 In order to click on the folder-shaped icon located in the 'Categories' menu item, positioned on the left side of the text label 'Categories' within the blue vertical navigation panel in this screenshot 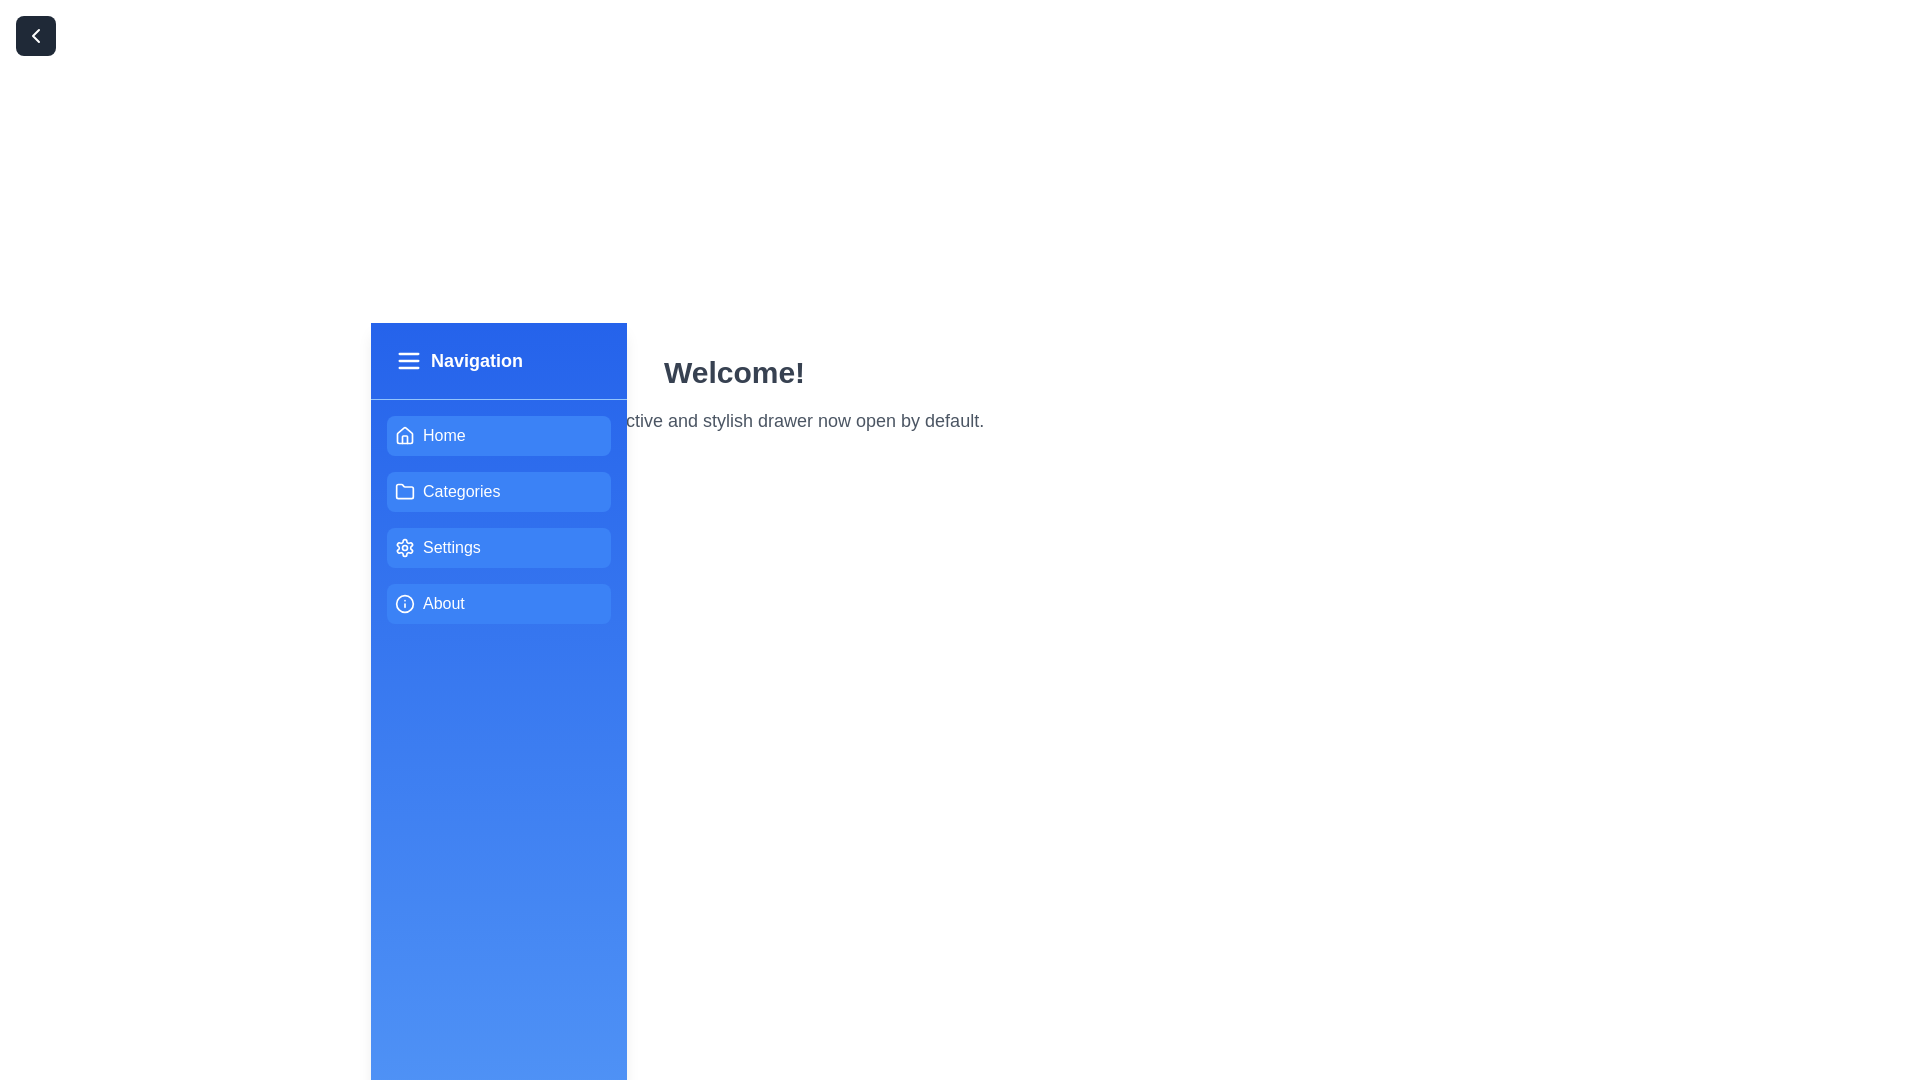, I will do `click(403, 492)`.